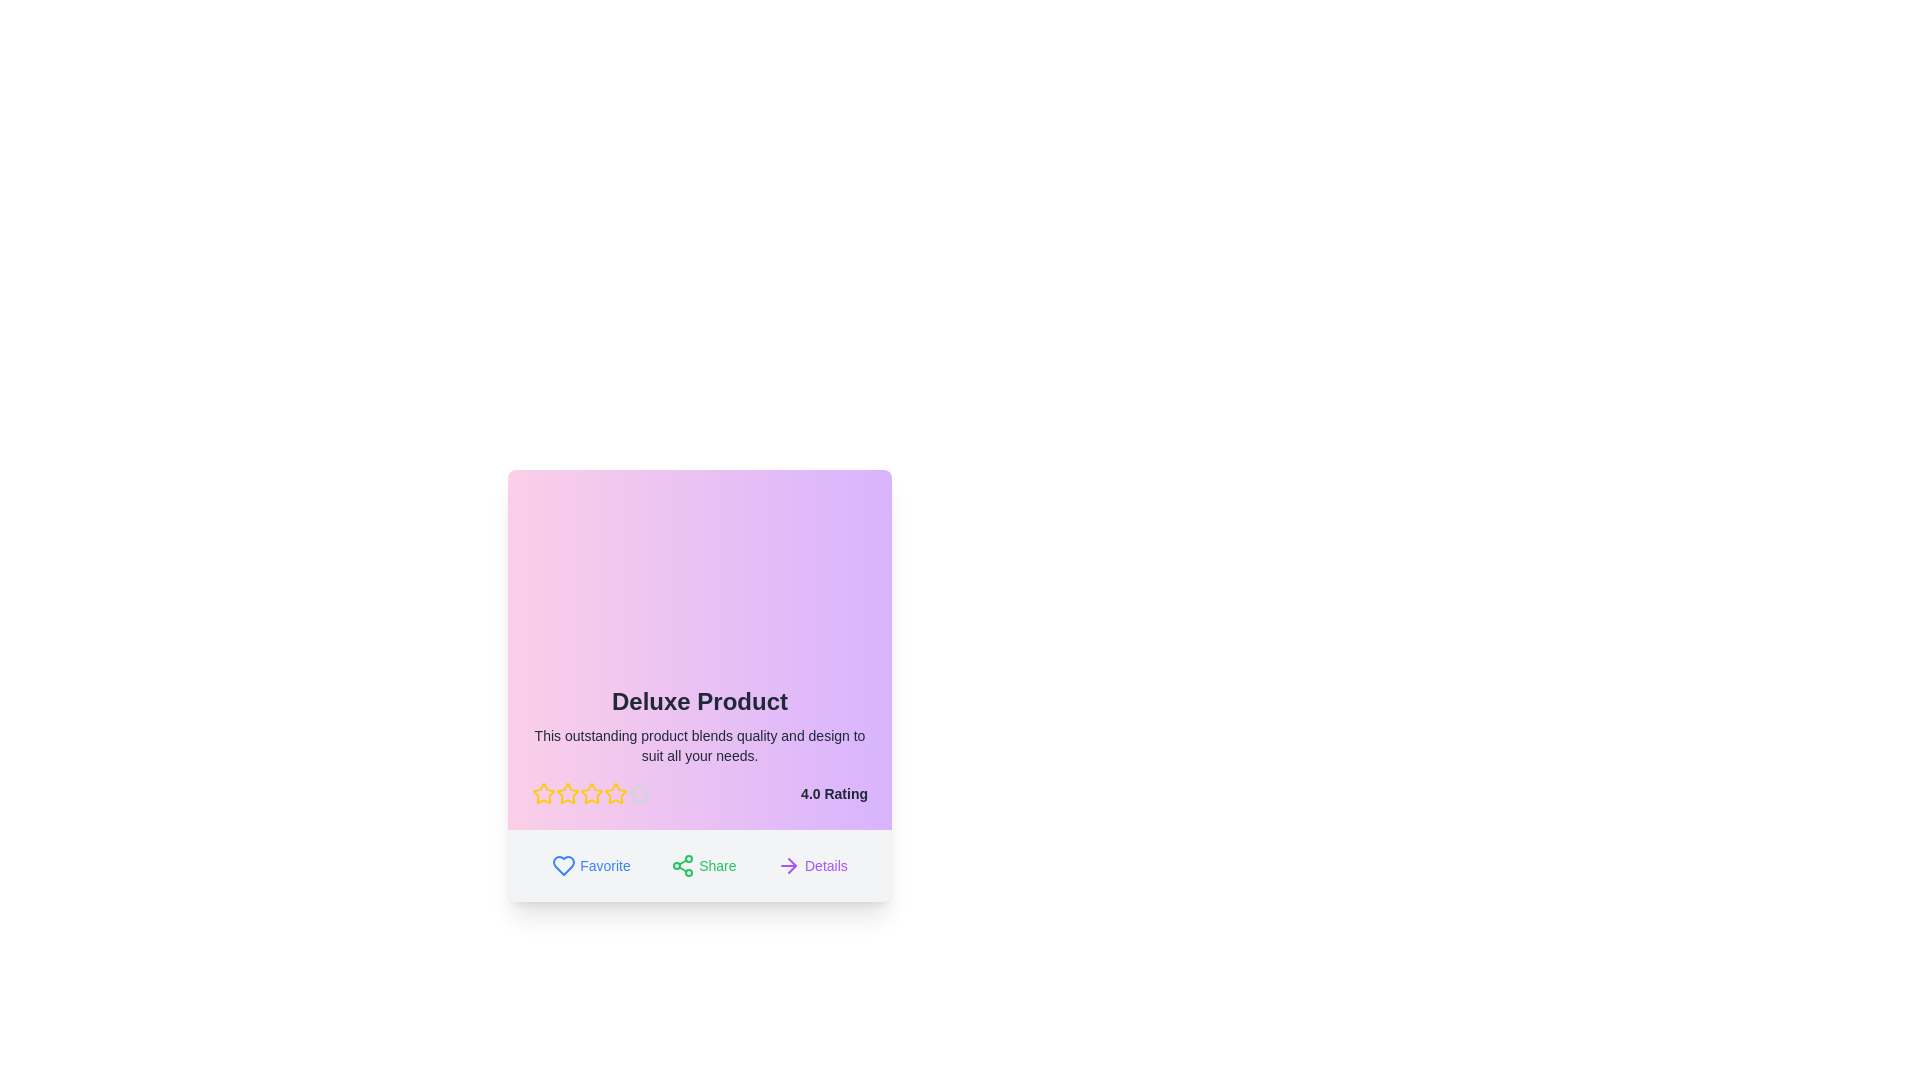  What do you see at coordinates (543, 793) in the screenshot?
I see `the first star icon in the rating system for the 'Deluxe Product'` at bounding box center [543, 793].